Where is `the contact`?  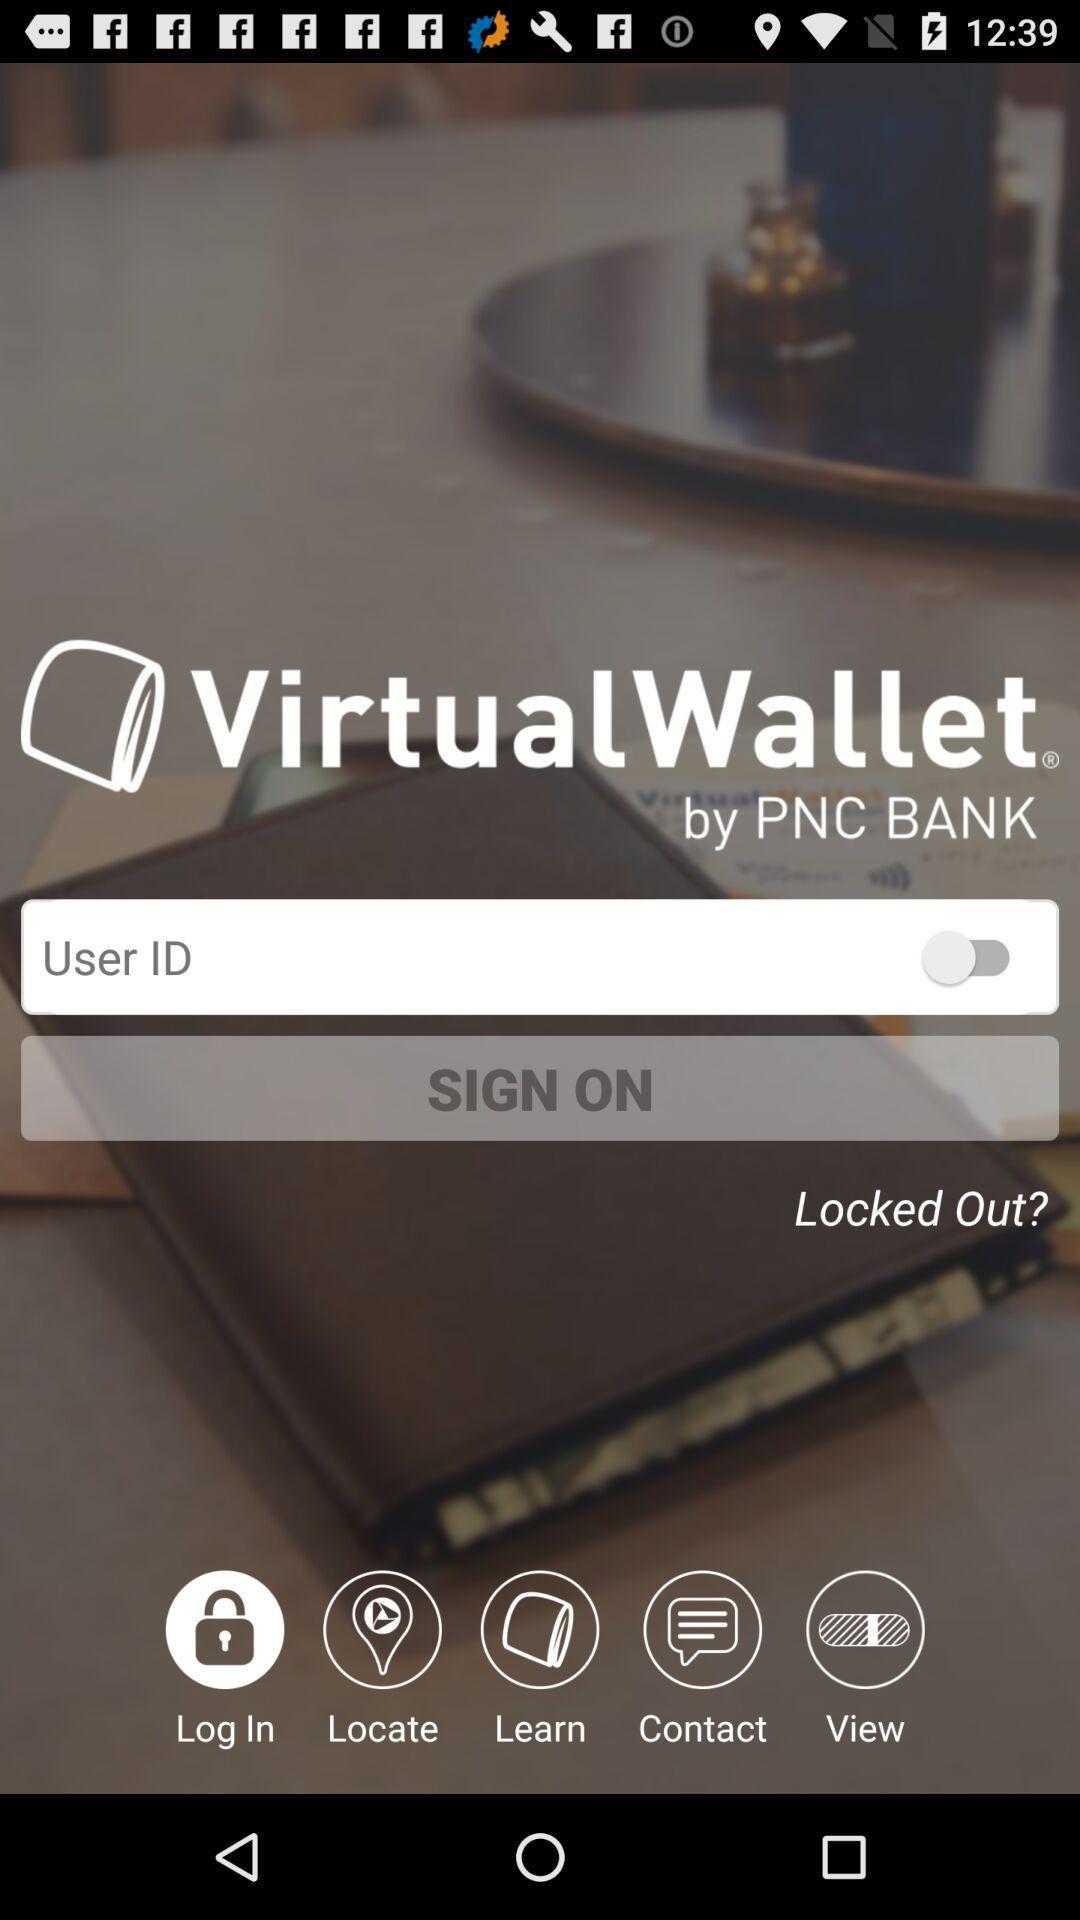 the contact is located at coordinates (701, 1681).